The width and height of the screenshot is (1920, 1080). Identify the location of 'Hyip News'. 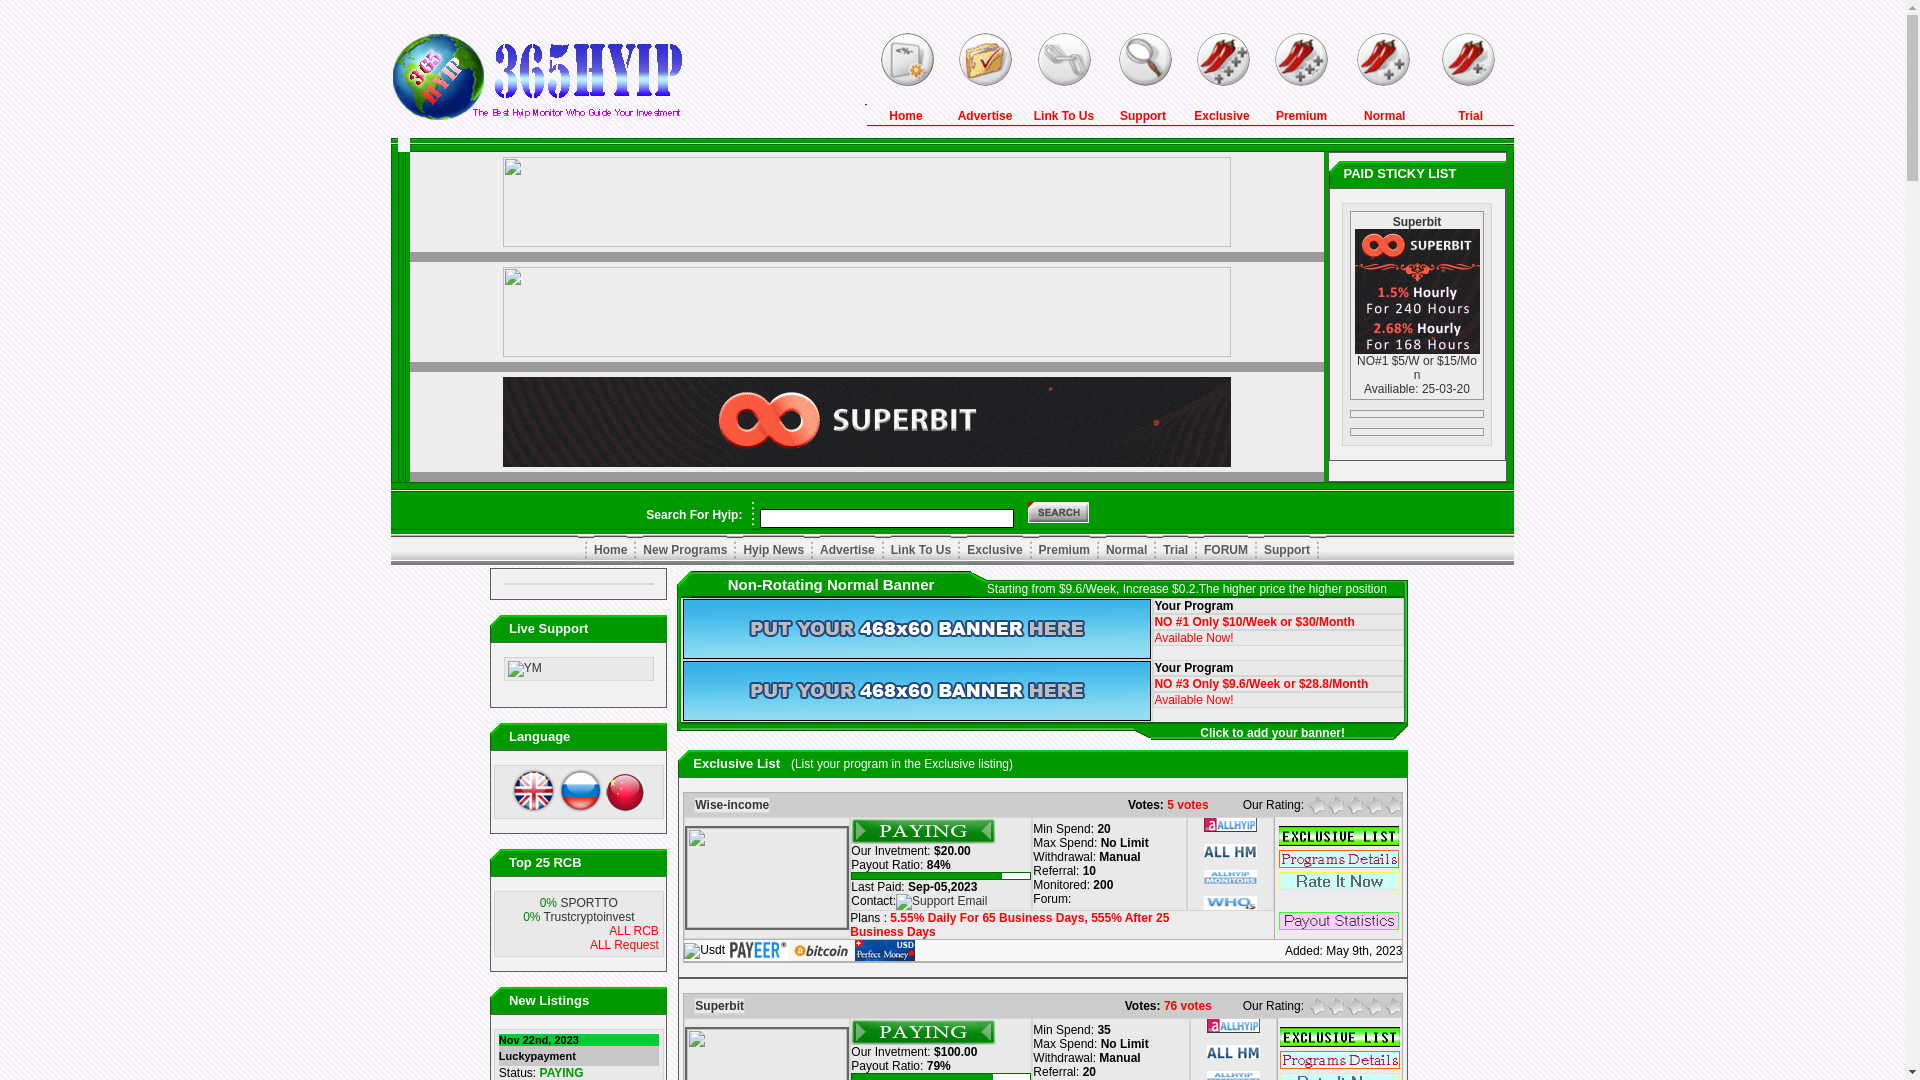
(742, 550).